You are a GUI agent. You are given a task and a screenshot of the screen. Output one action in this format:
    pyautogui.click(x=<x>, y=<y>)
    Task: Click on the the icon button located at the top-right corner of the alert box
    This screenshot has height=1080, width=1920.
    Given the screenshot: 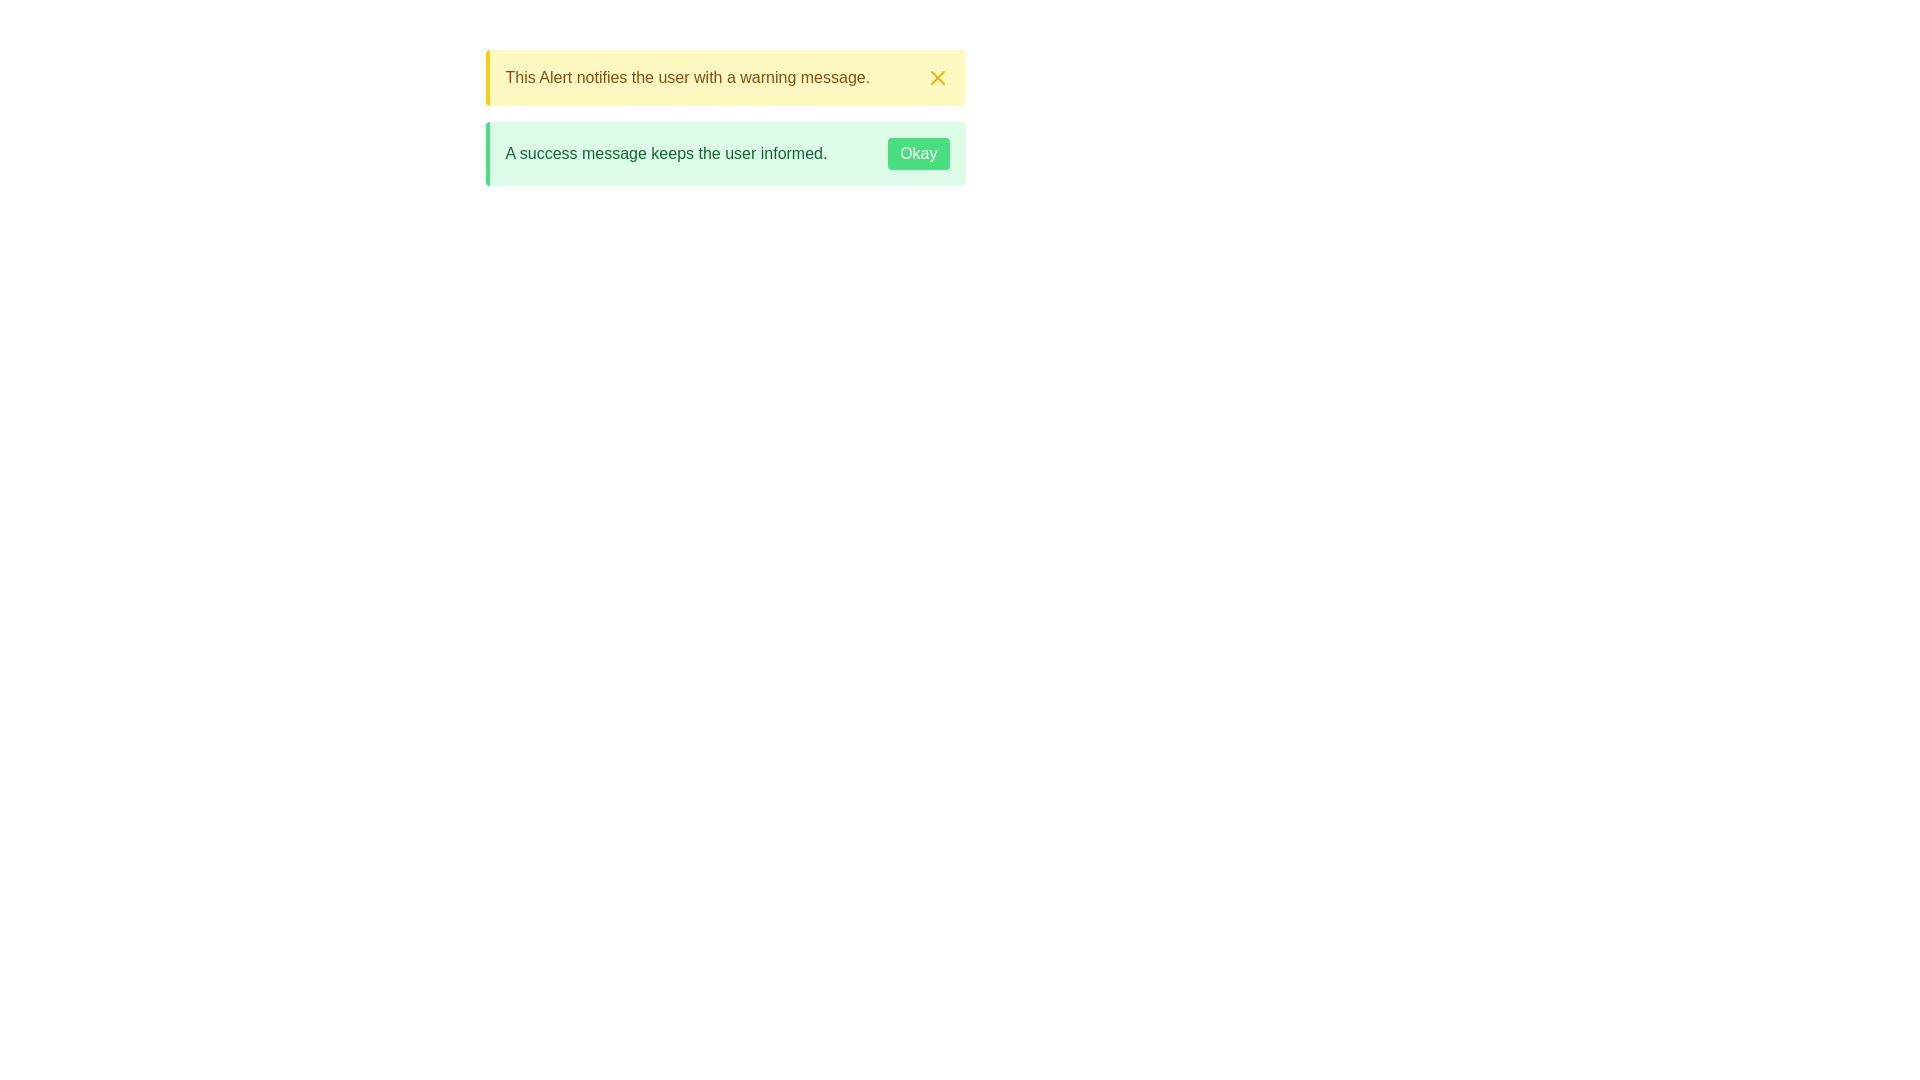 What is the action you would take?
    pyautogui.click(x=936, y=76)
    